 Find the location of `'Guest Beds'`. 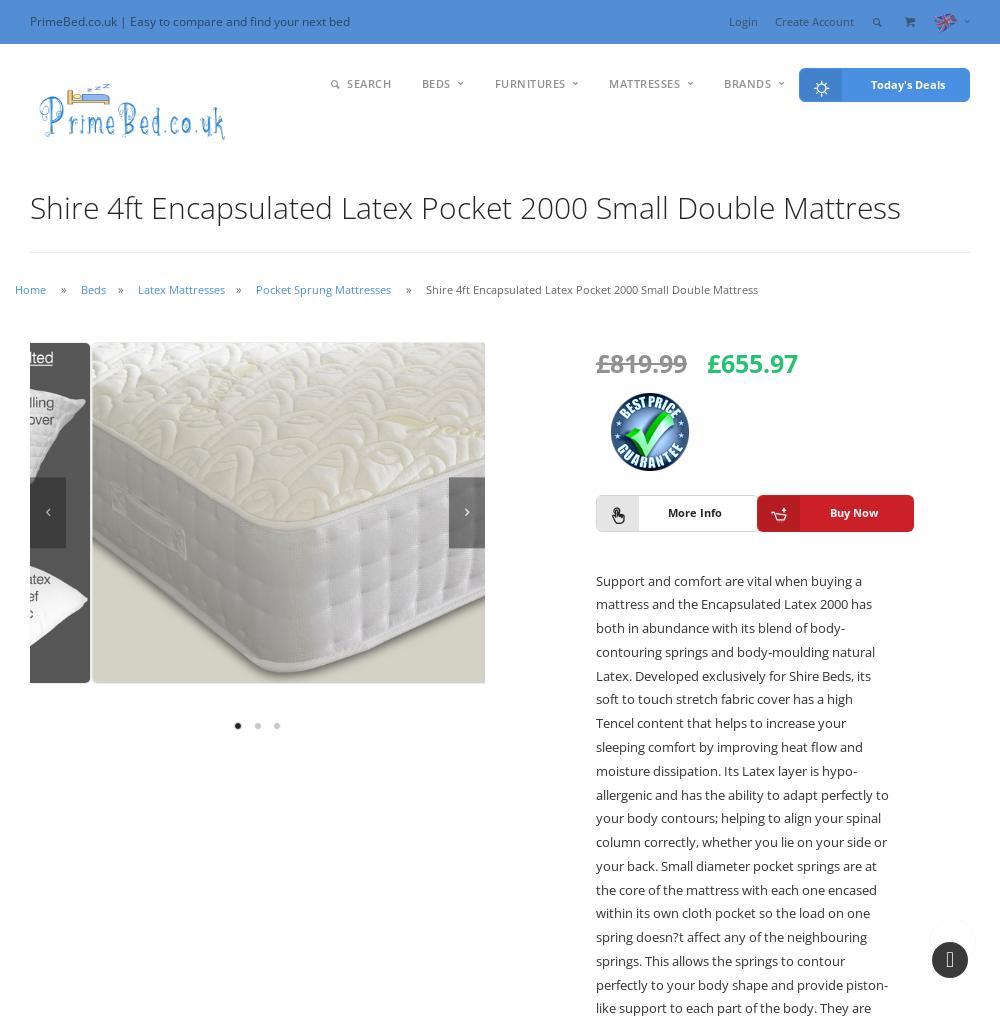

'Guest Beds' is located at coordinates (477, 308).